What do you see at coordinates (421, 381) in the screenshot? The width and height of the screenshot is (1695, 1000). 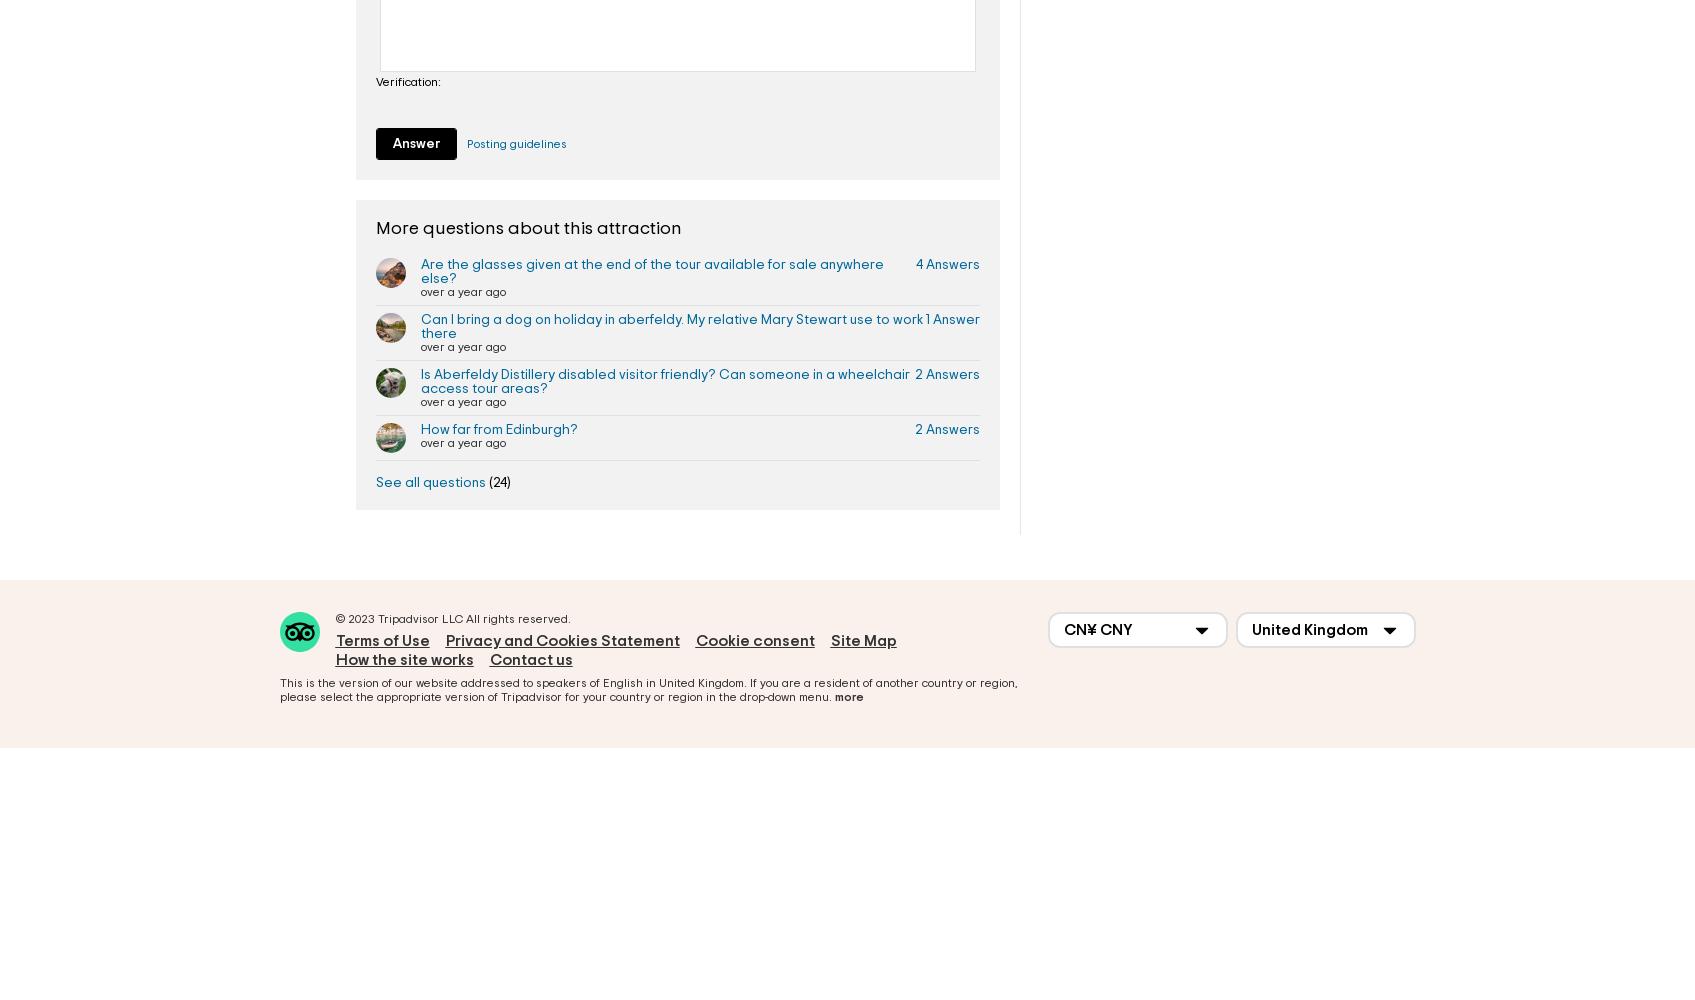 I see `'Is Aberfeldy Distillery disabled visitor friendly? Can someone in a wheelchair access tour areas?'` at bounding box center [421, 381].